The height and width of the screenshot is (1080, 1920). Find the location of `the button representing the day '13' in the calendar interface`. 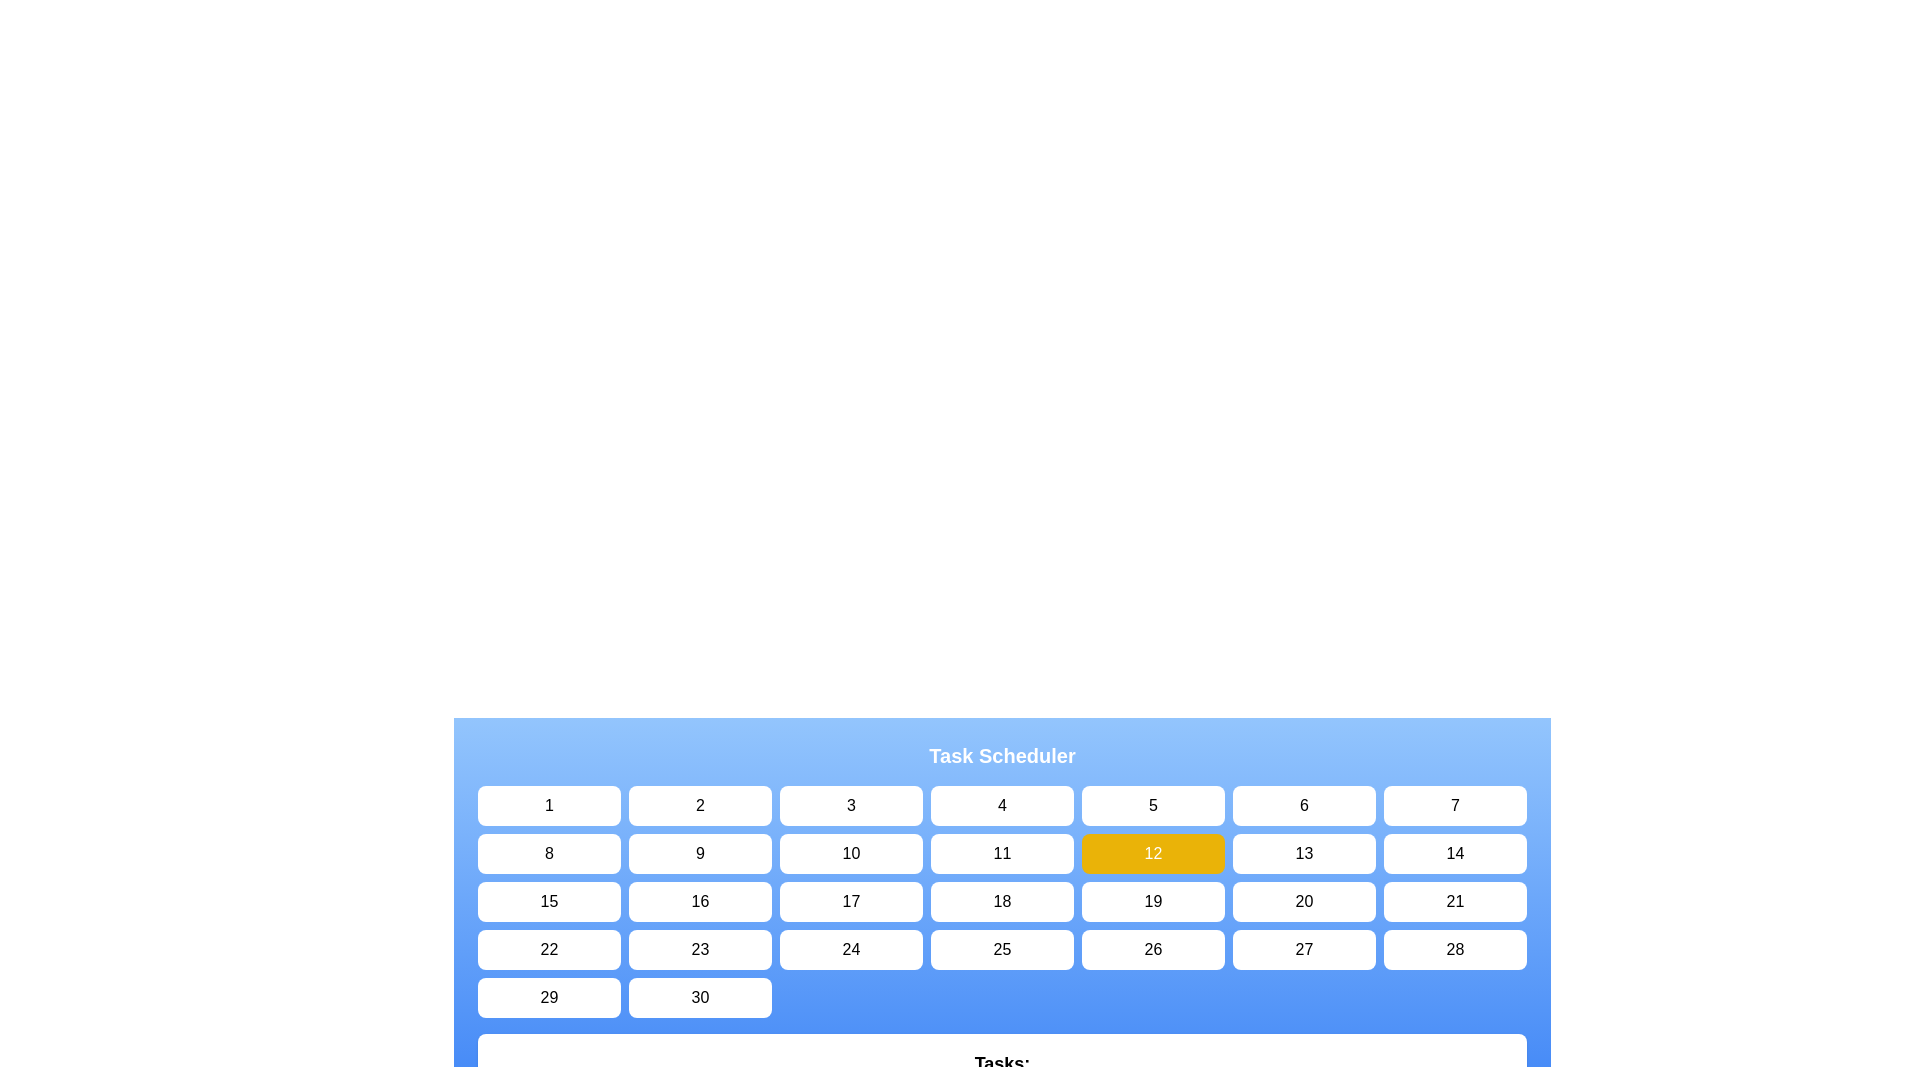

the button representing the day '13' in the calendar interface is located at coordinates (1304, 853).